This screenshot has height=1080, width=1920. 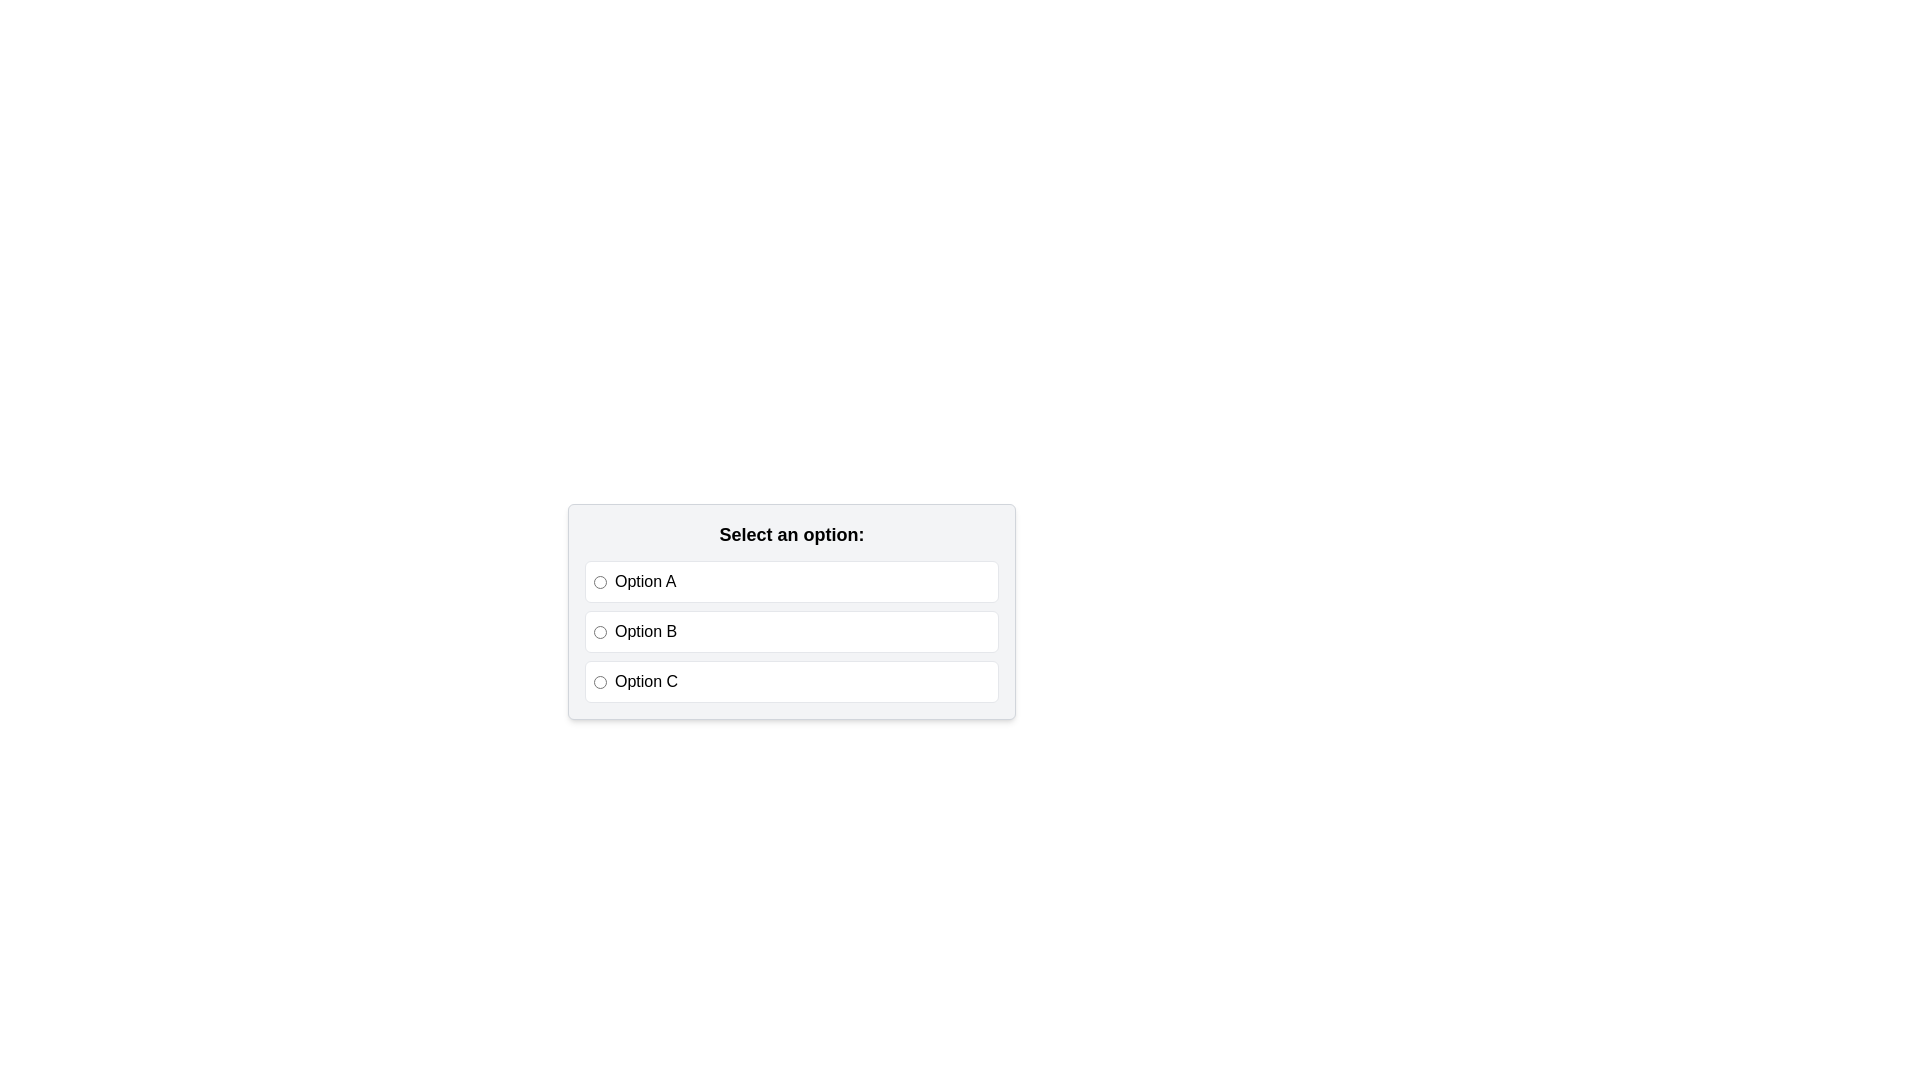 I want to click on the first radio button labeled 'Option A', so click(x=599, y=582).